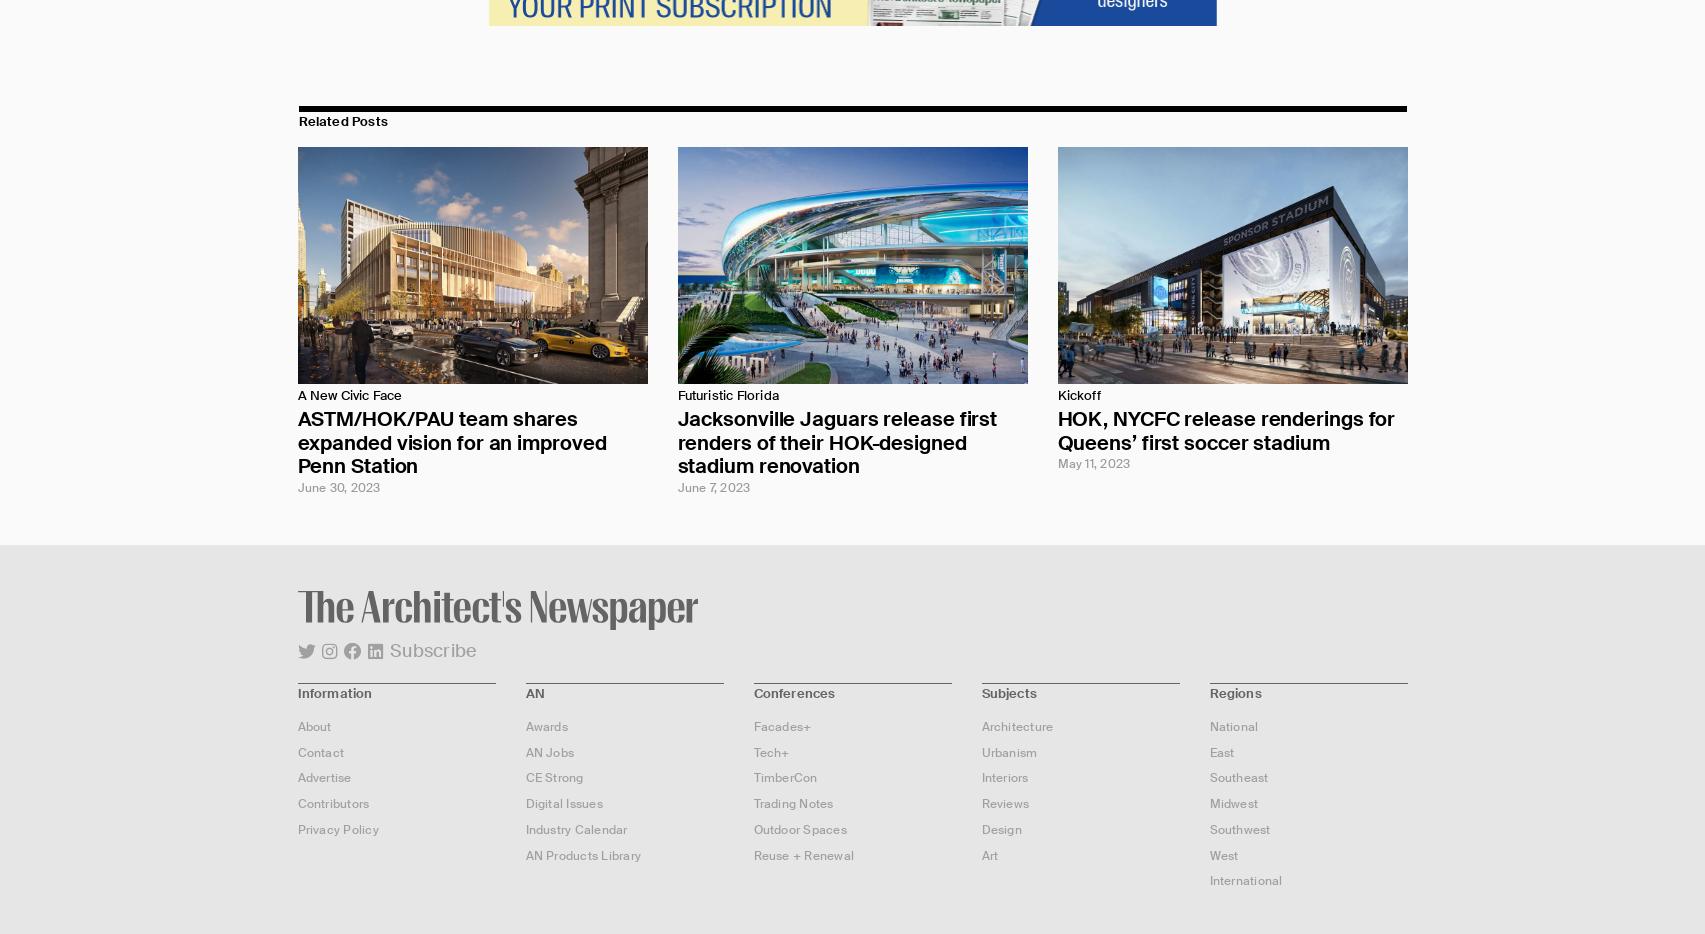 Image resolution: width=1705 pixels, height=934 pixels. What do you see at coordinates (1226, 430) in the screenshot?
I see `'HOK, NYCFC release renderings for Queens’ first soccer stadium'` at bounding box center [1226, 430].